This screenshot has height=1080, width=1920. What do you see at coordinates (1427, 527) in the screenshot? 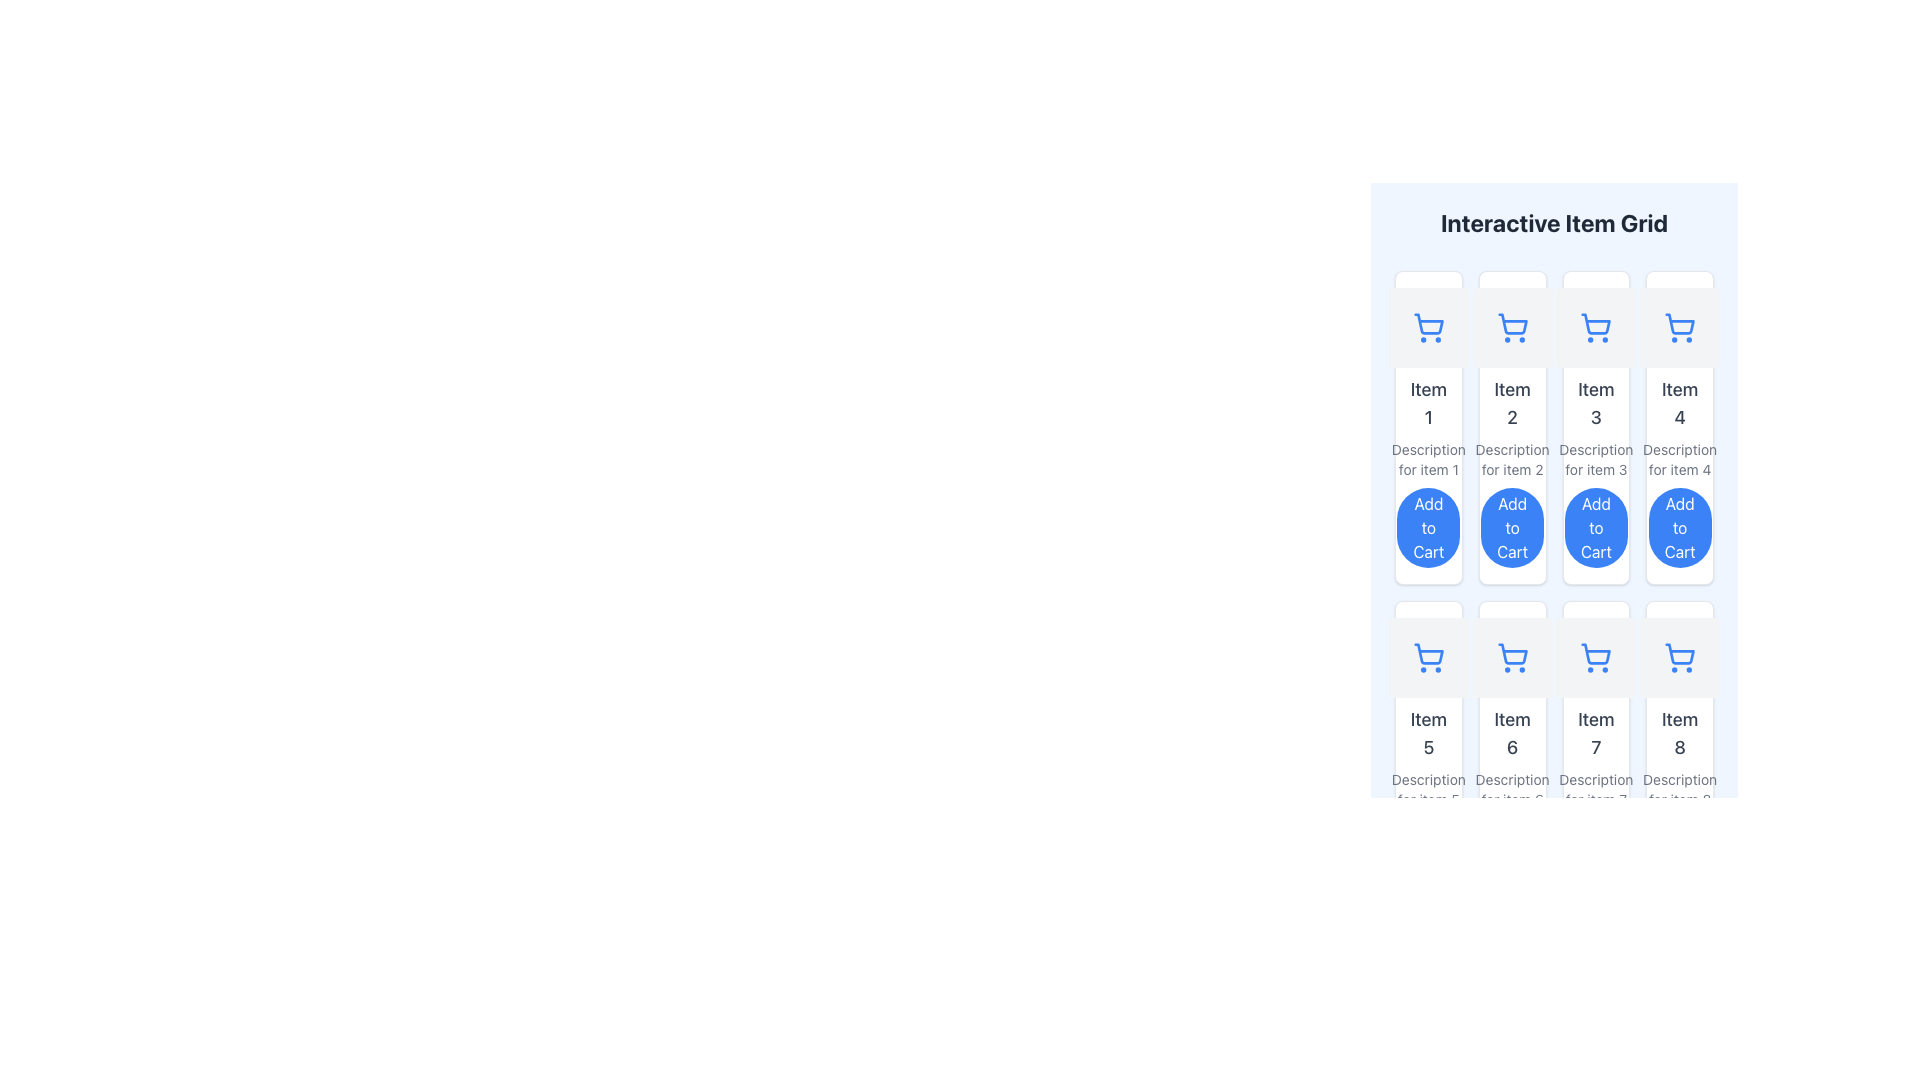
I see `the 'Add to Cart' button located at the bottom of the 'Item 1' card, directly below the description text` at bounding box center [1427, 527].